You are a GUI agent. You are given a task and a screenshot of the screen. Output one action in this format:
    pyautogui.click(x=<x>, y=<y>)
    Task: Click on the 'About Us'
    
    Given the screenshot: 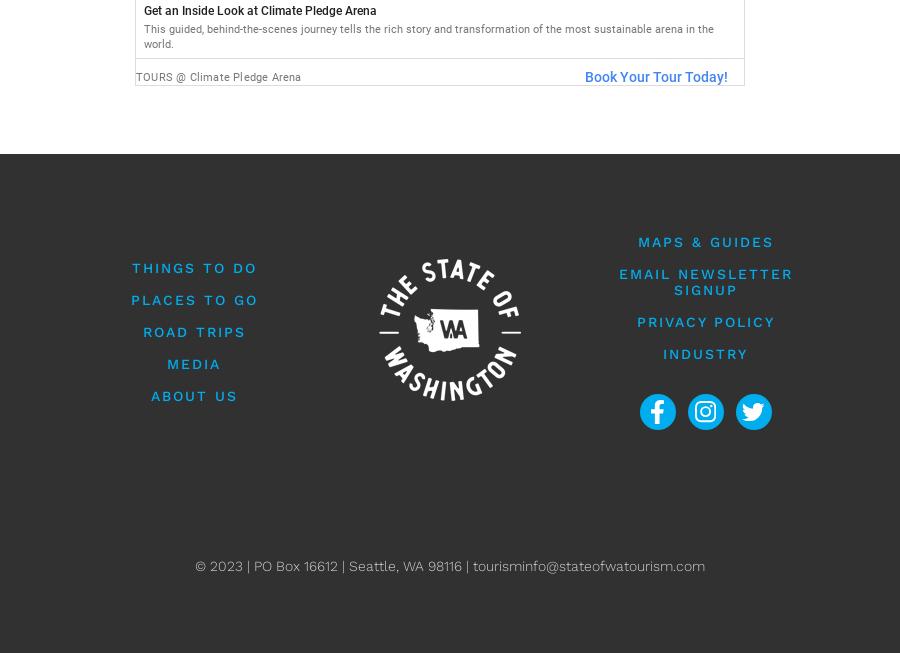 What is the action you would take?
    pyautogui.click(x=193, y=393)
    